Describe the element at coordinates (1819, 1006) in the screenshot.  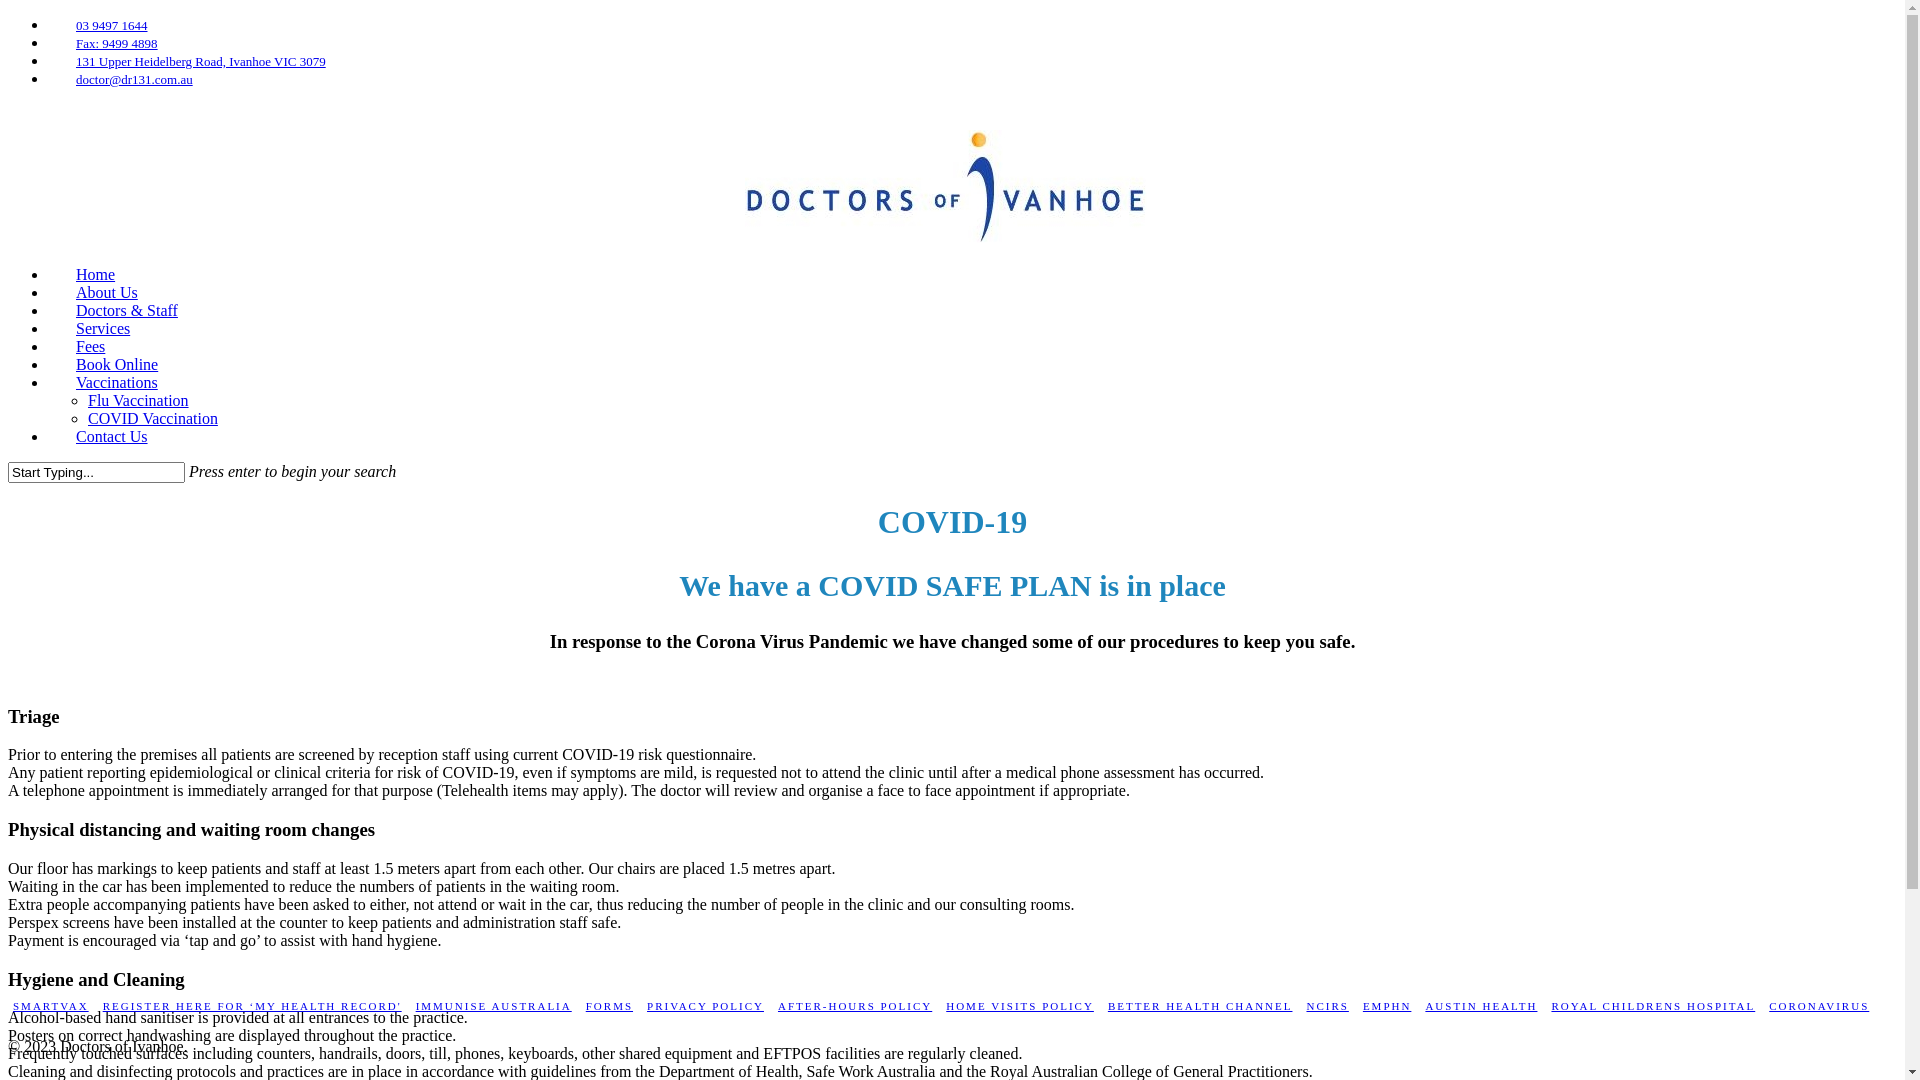
I see `'CORONAVIRUS'` at that location.